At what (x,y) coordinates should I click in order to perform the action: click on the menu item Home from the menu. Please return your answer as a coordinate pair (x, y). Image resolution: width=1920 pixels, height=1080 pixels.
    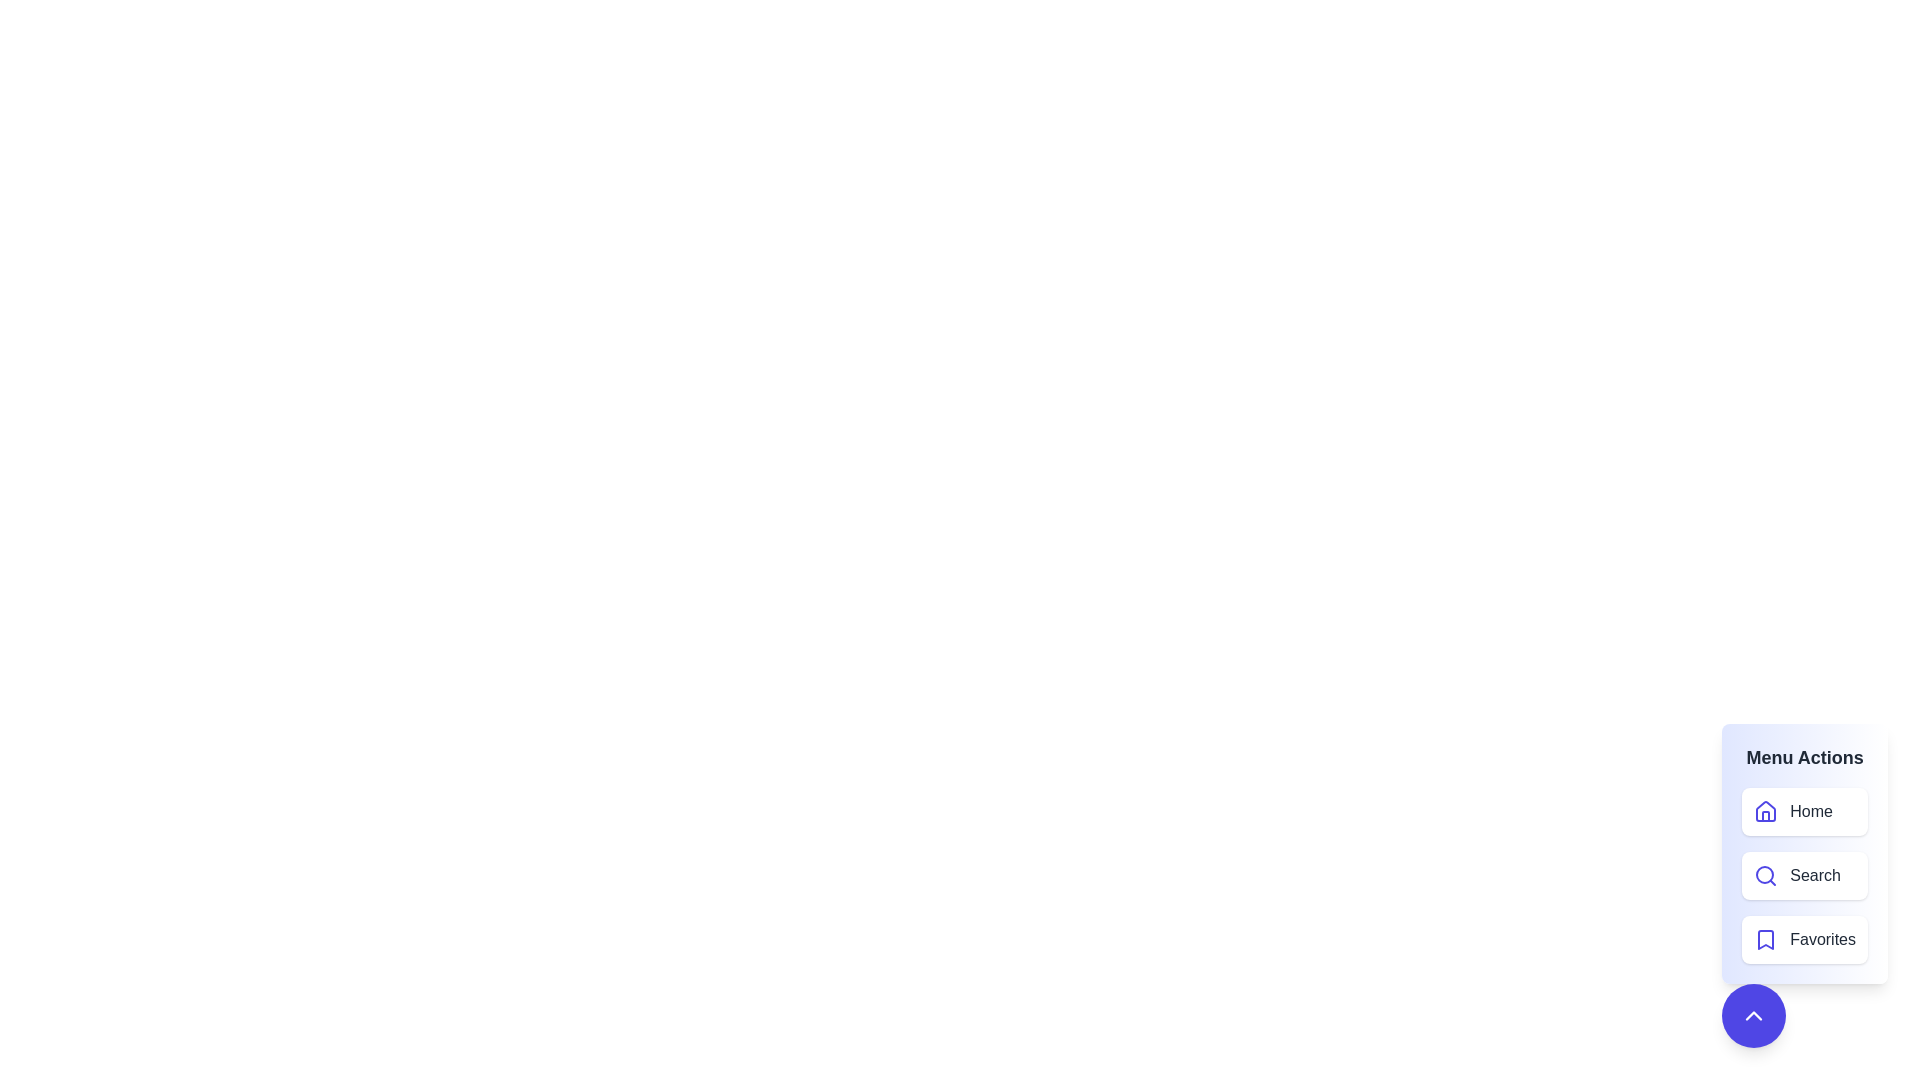
    Looking at the image, I should click on (1804, 812).